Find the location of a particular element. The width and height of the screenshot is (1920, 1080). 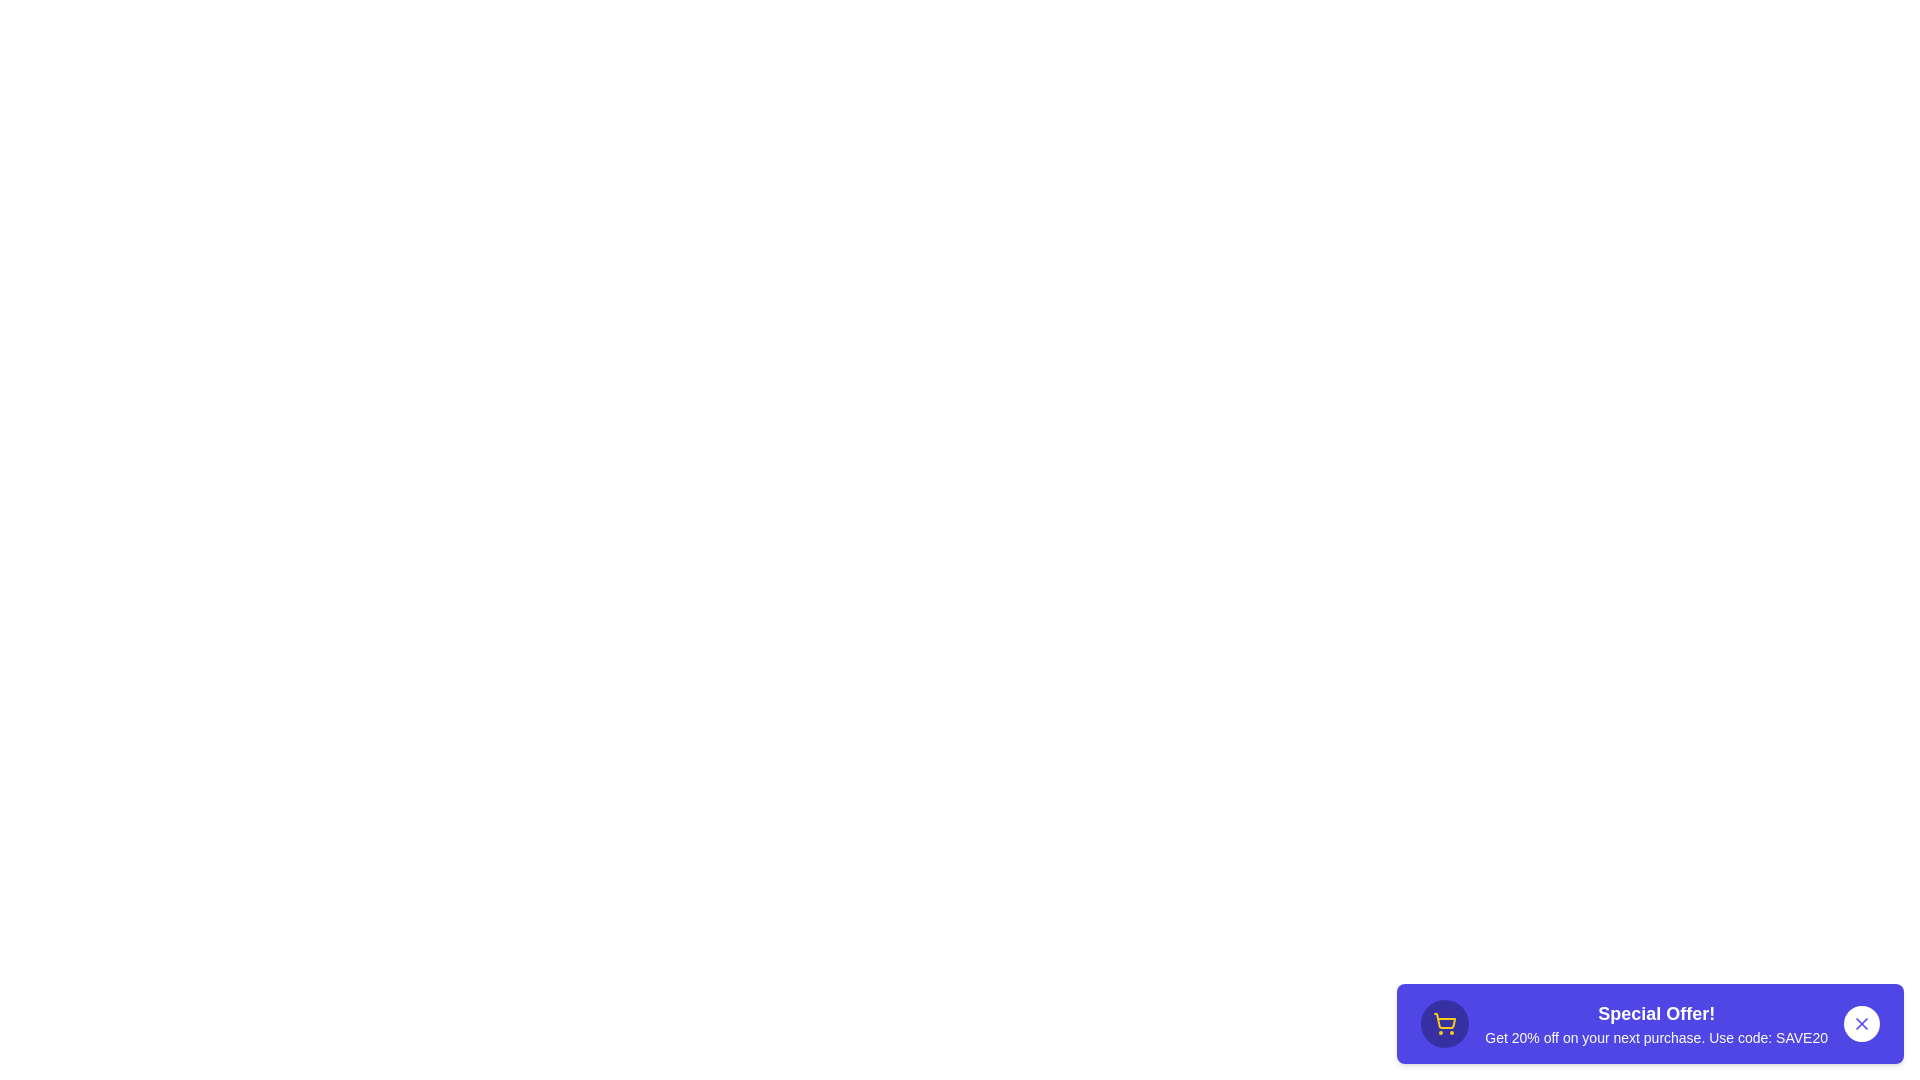

the close button to dismiss the notification is located at coordinates (1861, 1023).